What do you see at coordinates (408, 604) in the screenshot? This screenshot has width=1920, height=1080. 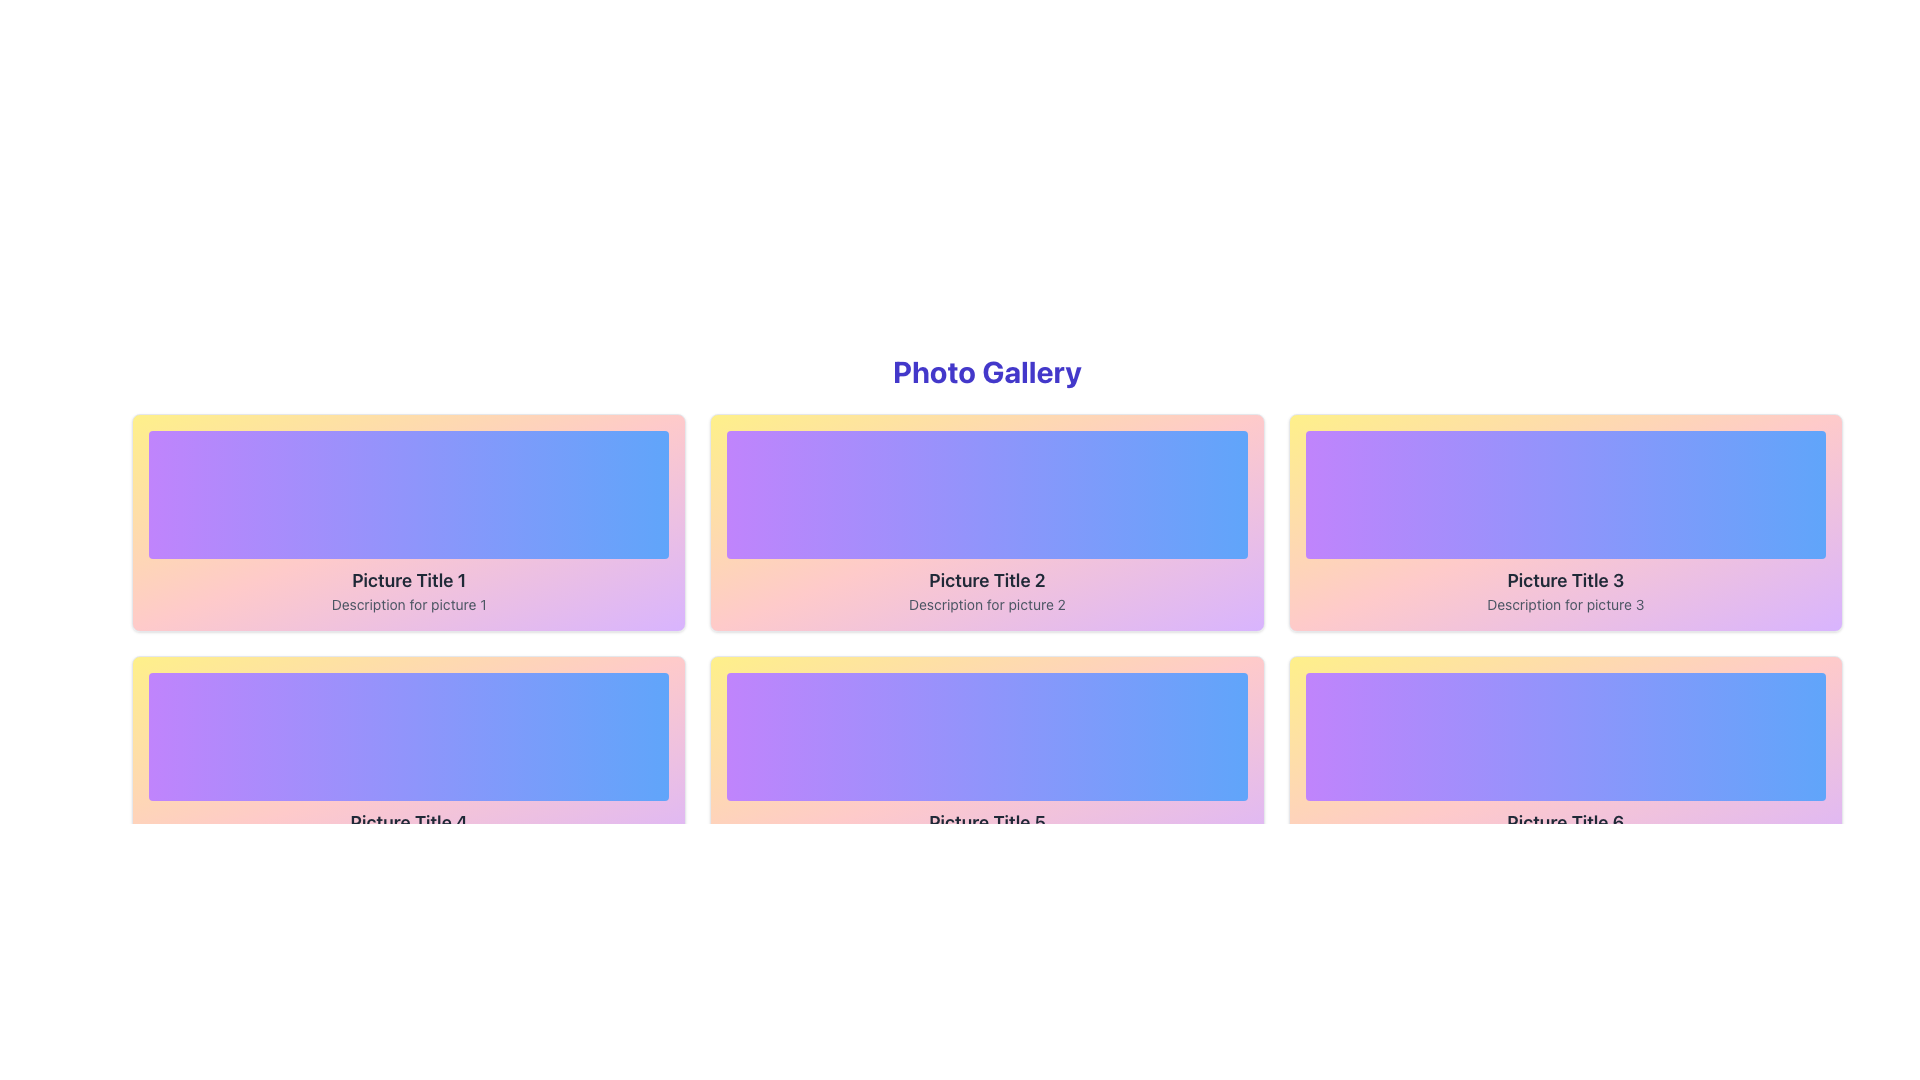 I see `the text label that reads 'Description for picture 1', located under 'Picture Title 1' in the gallery layout` at bounding box center [408, 604].